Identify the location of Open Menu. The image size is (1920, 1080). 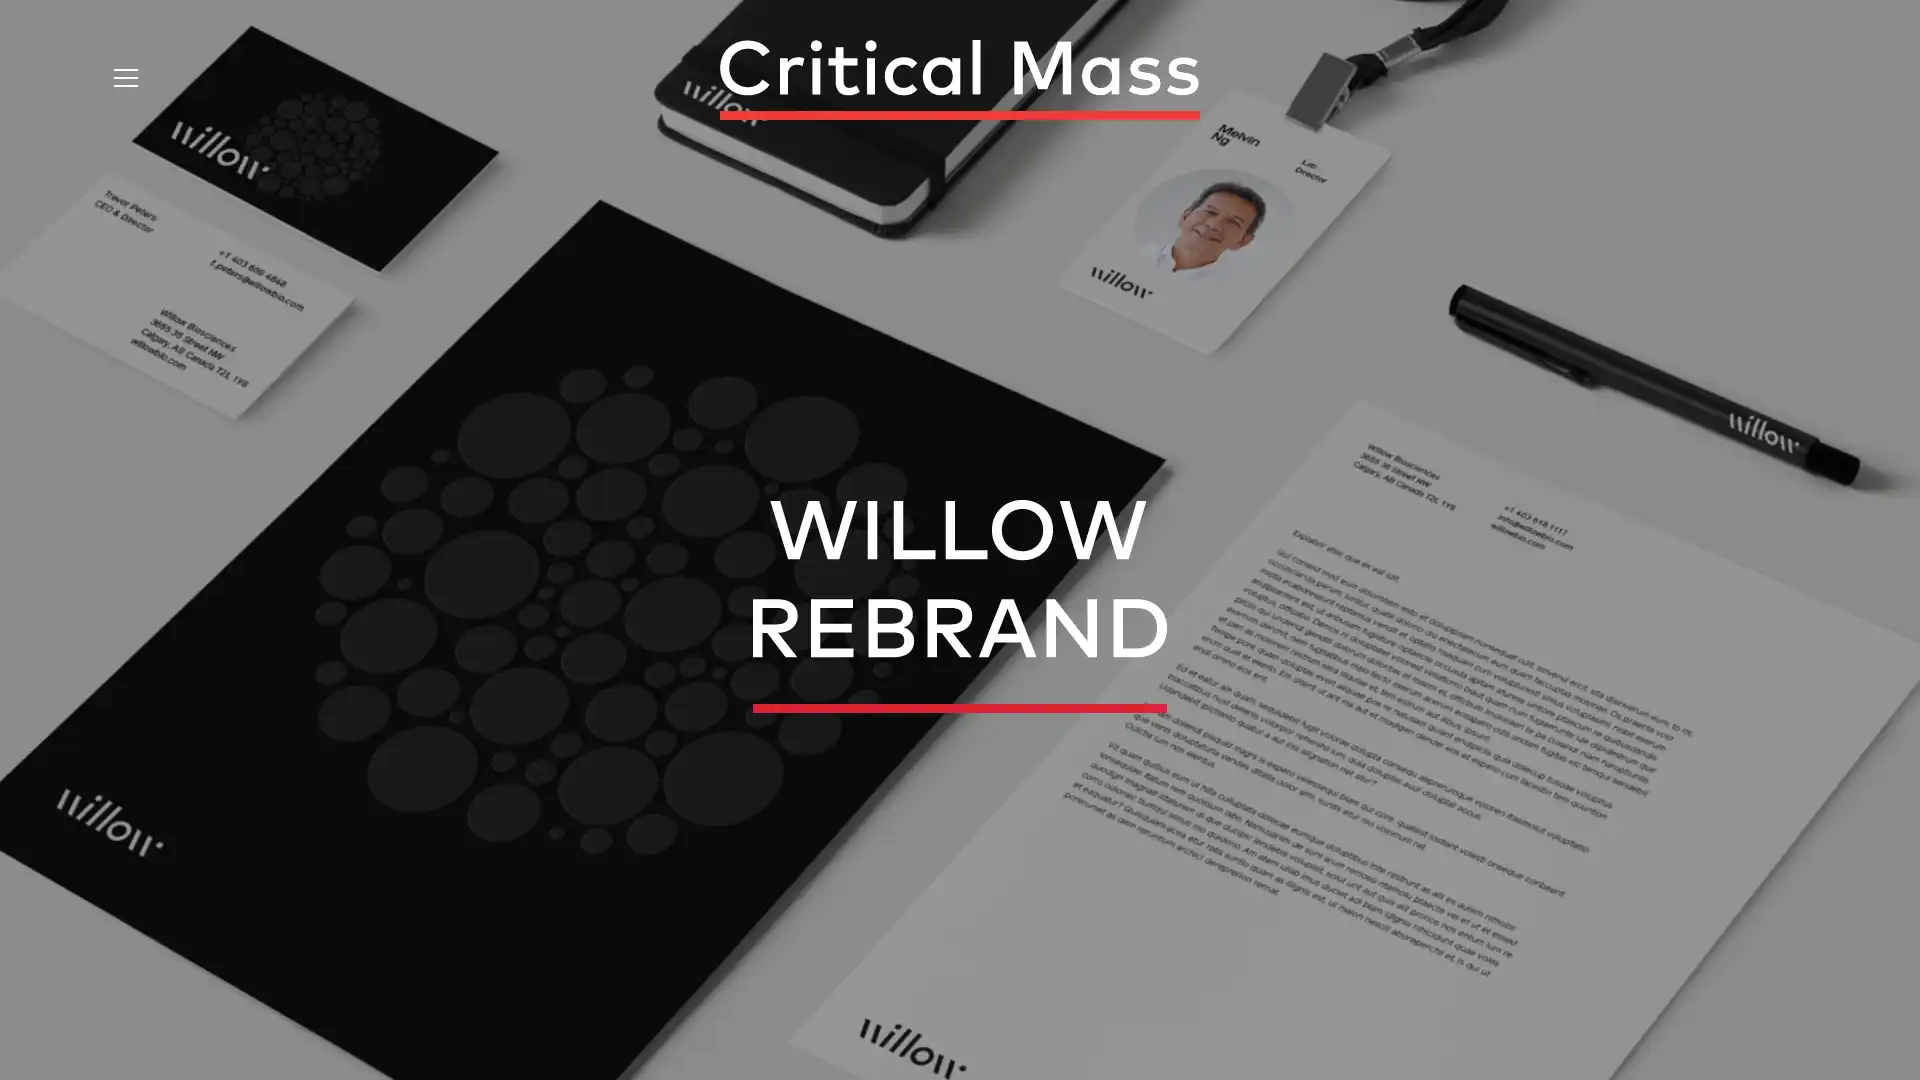
(124, 80).